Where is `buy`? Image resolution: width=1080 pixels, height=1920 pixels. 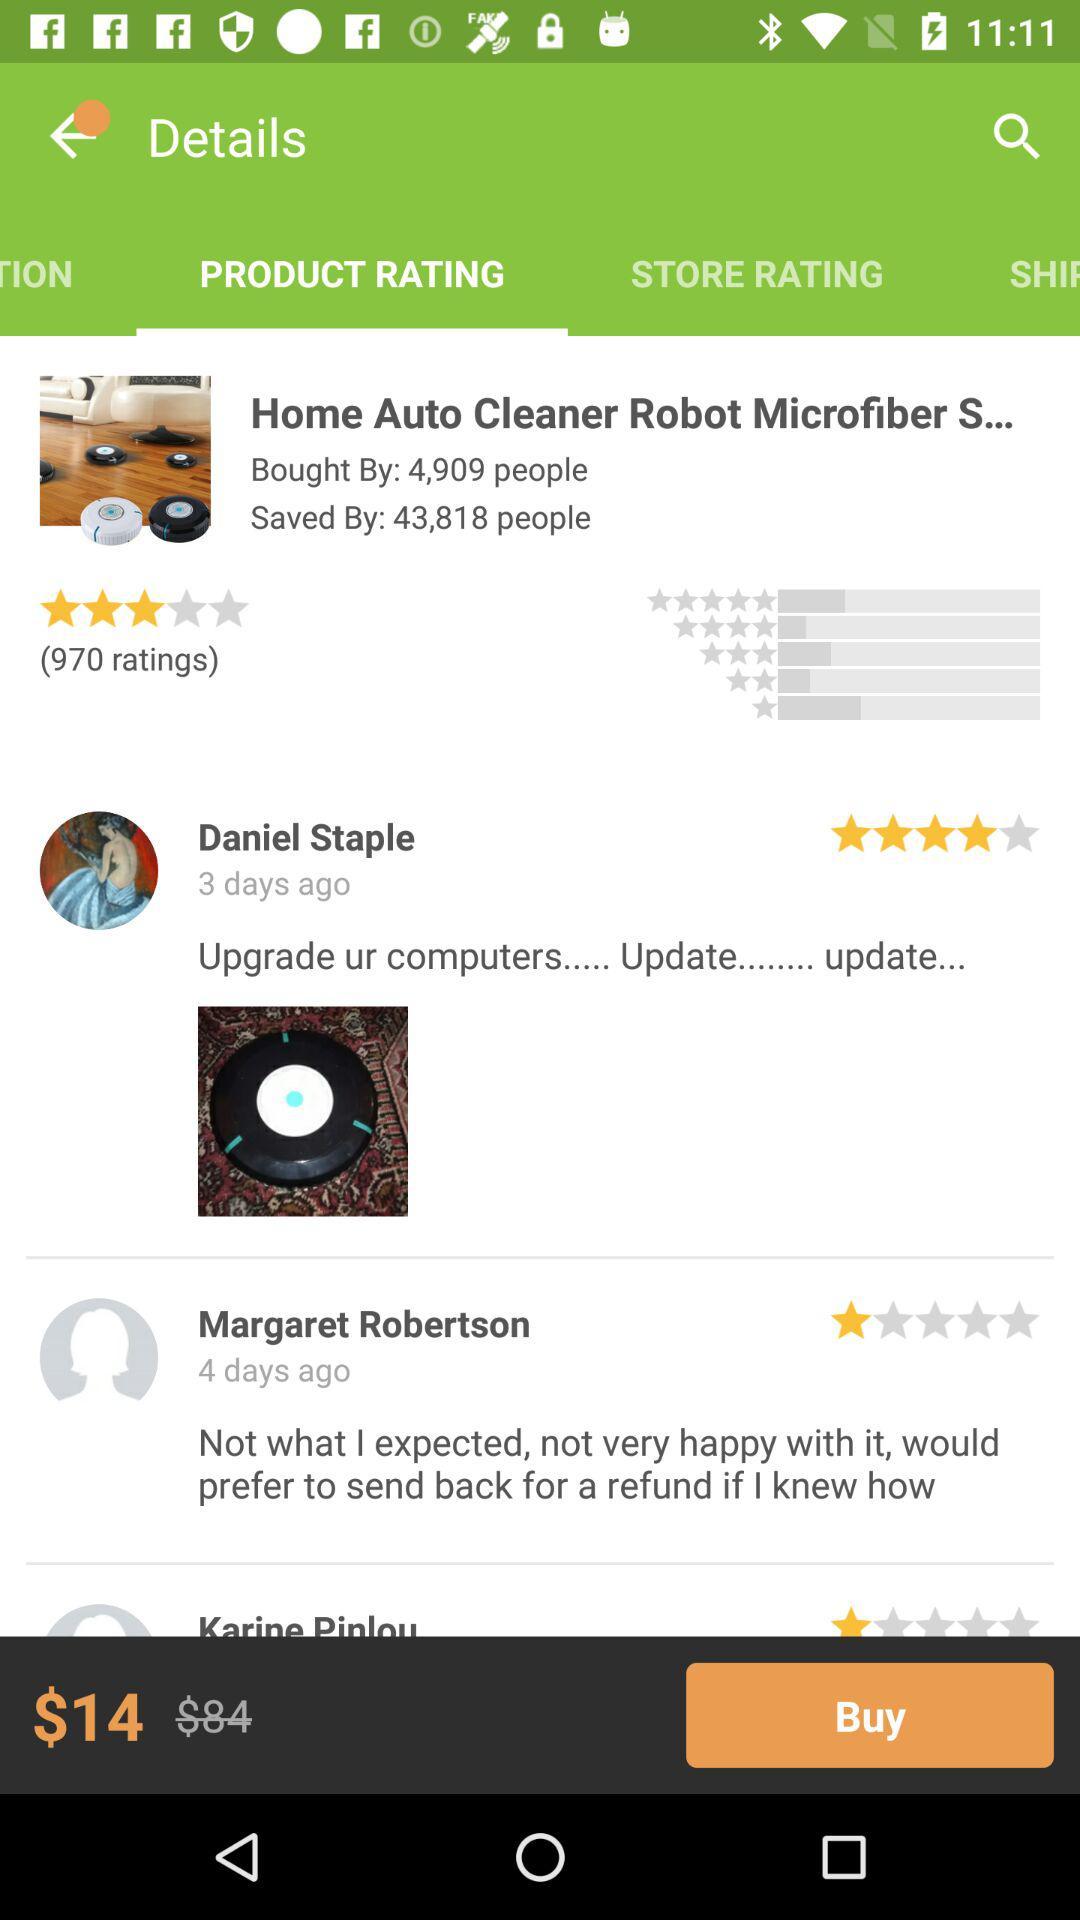
buy is located at coordinates (869, 1714).